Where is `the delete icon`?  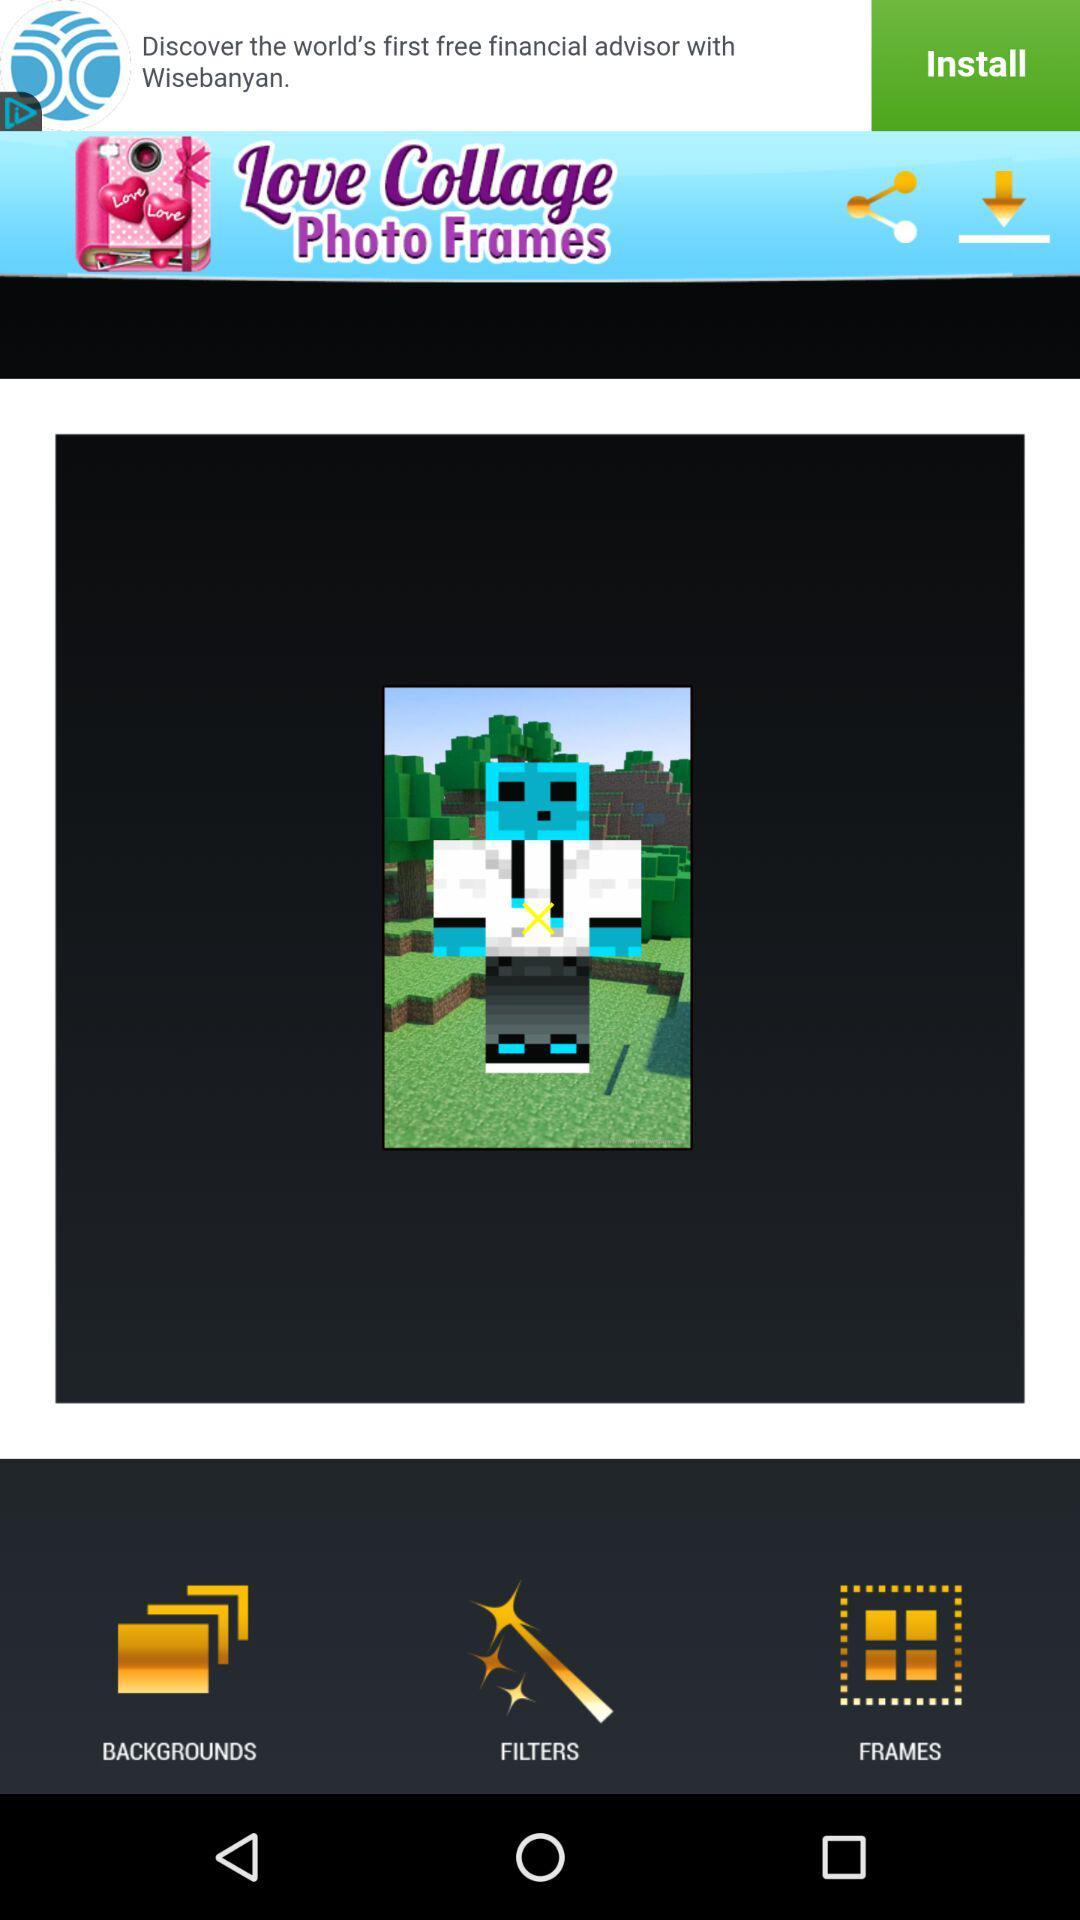
the delete icon is located at coordinates (180, 1791).